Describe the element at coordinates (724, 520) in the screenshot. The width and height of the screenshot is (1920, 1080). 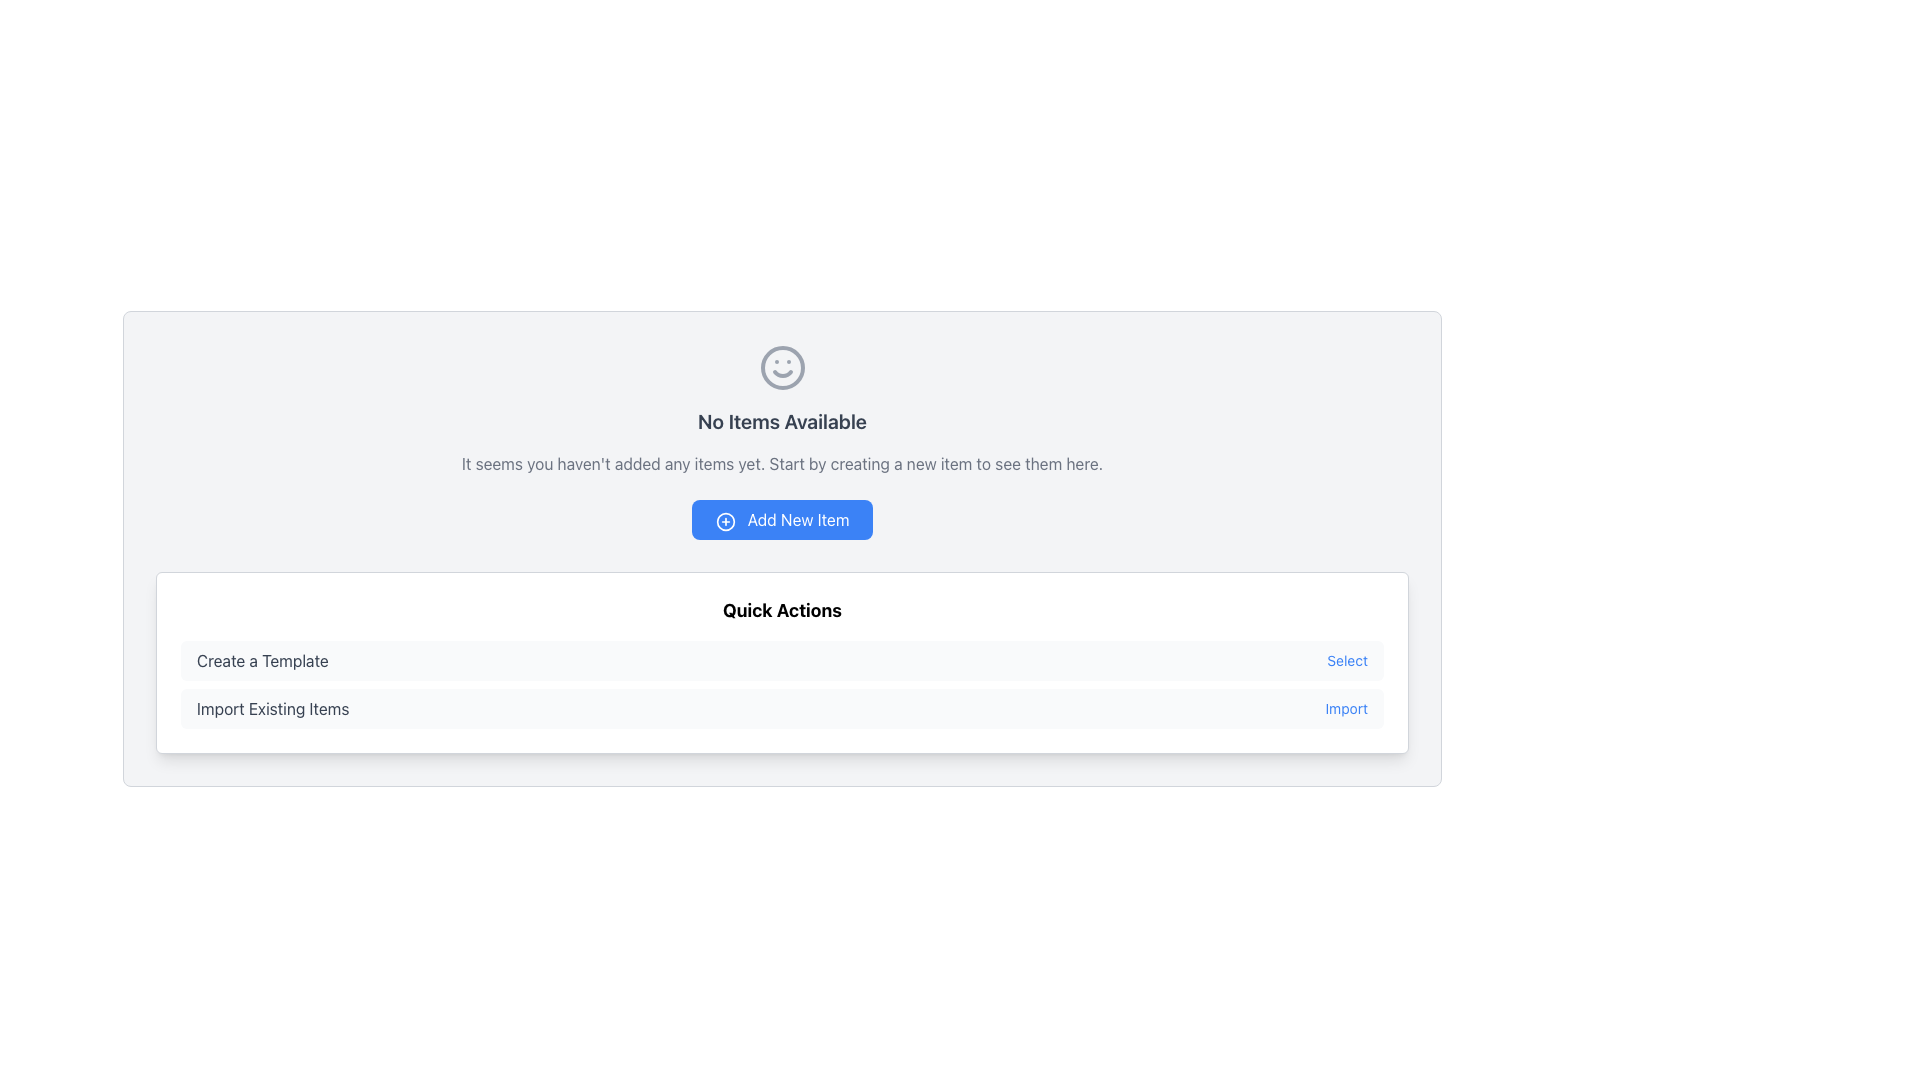
I see `the 'Add New Item' button which is located centrally below the 'No Items Available' message and has a circular icon with a plus sign on its left side` at that location.